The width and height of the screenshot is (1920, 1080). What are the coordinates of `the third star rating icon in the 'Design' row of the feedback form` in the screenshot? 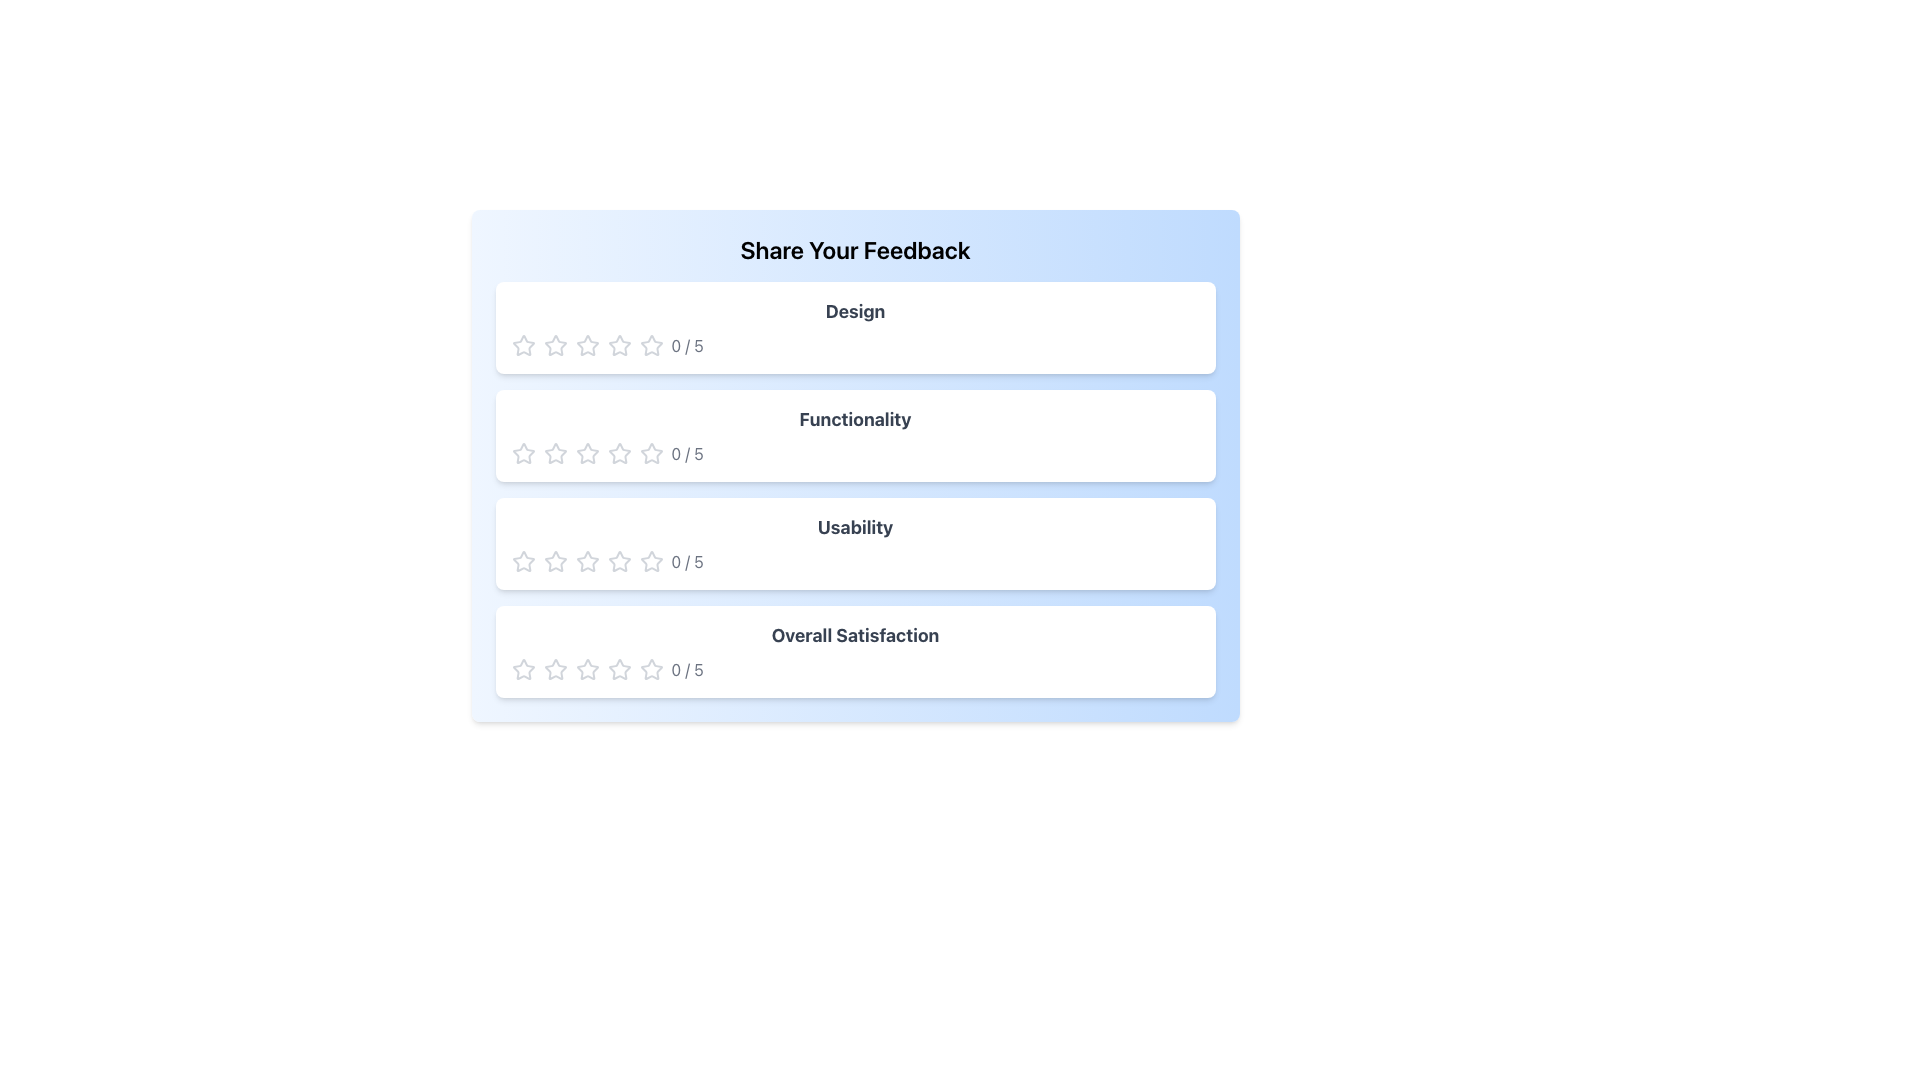 It's located at (651, 344).